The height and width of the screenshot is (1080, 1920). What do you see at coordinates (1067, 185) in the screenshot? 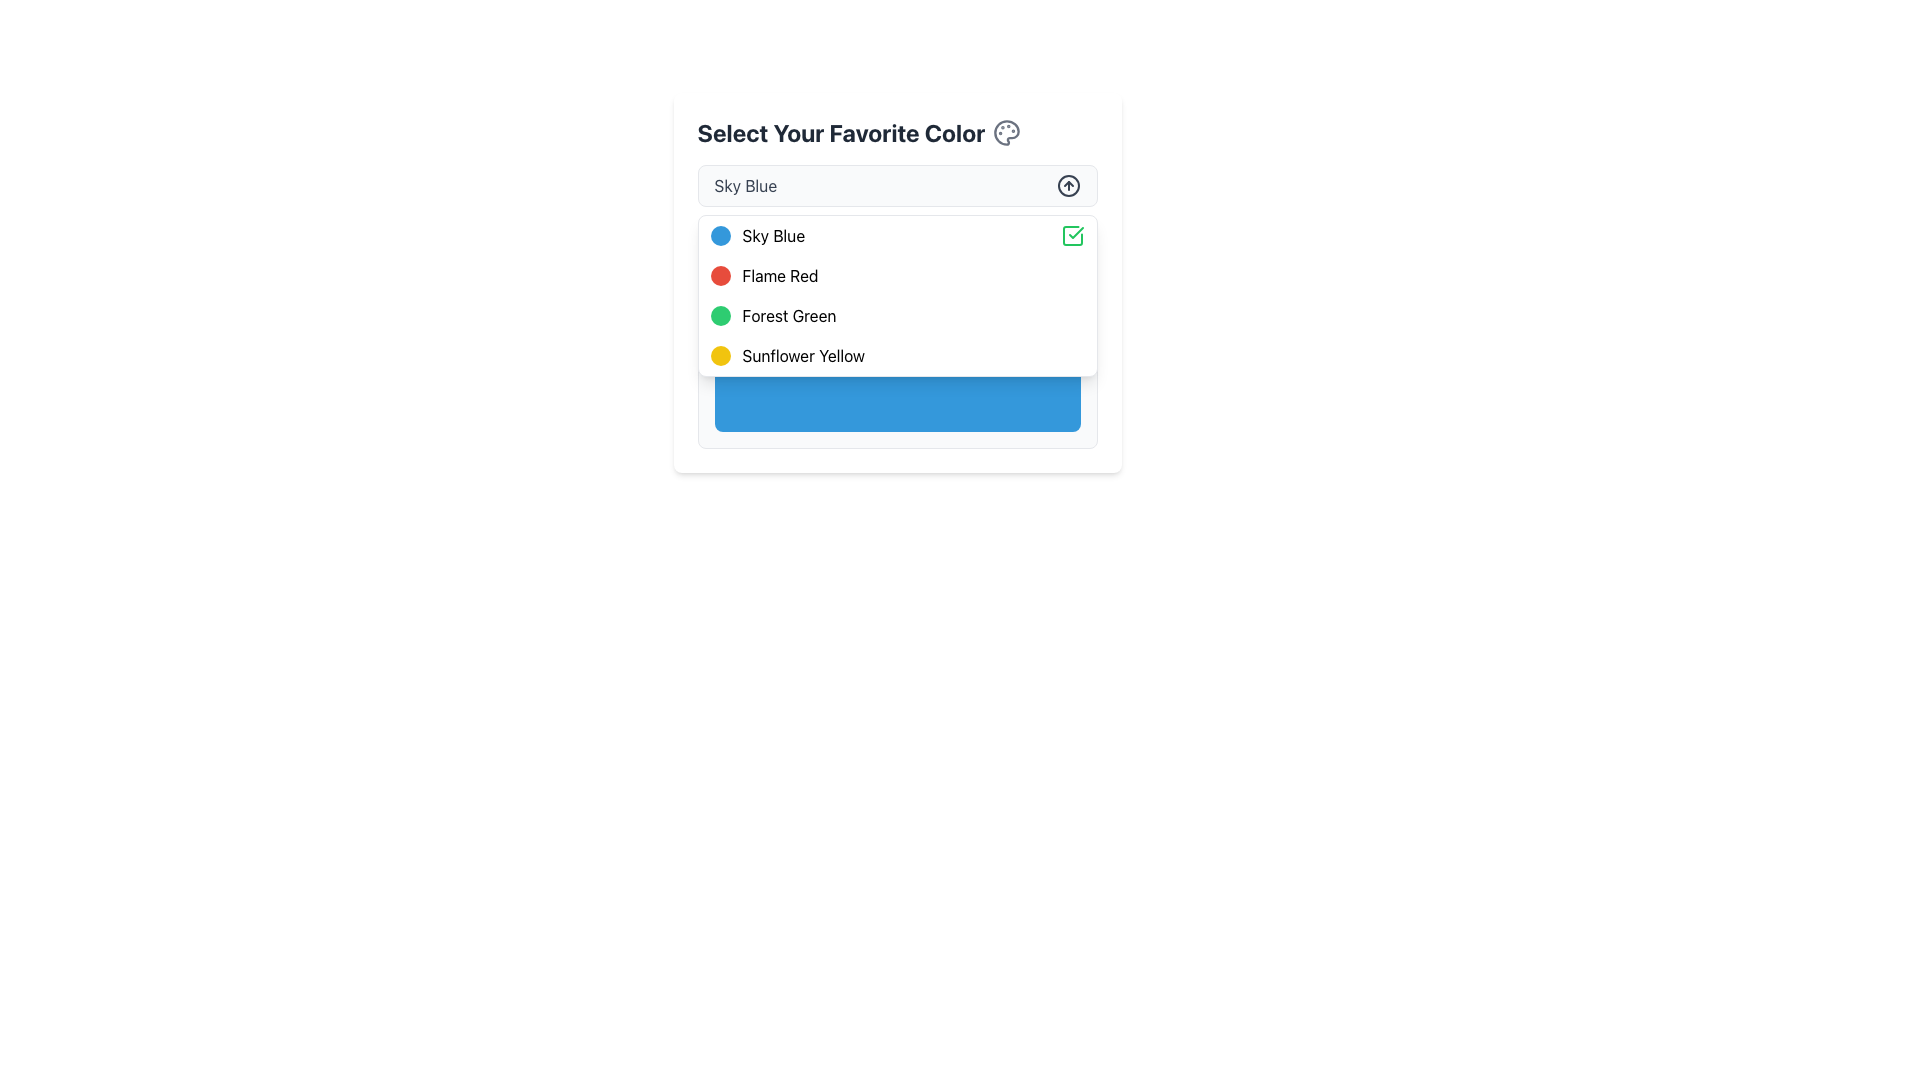
I see `the circular icon with an upward arrow located in the top-right corner of the color dropdown selection UI` at bounding box center [1067, 185].